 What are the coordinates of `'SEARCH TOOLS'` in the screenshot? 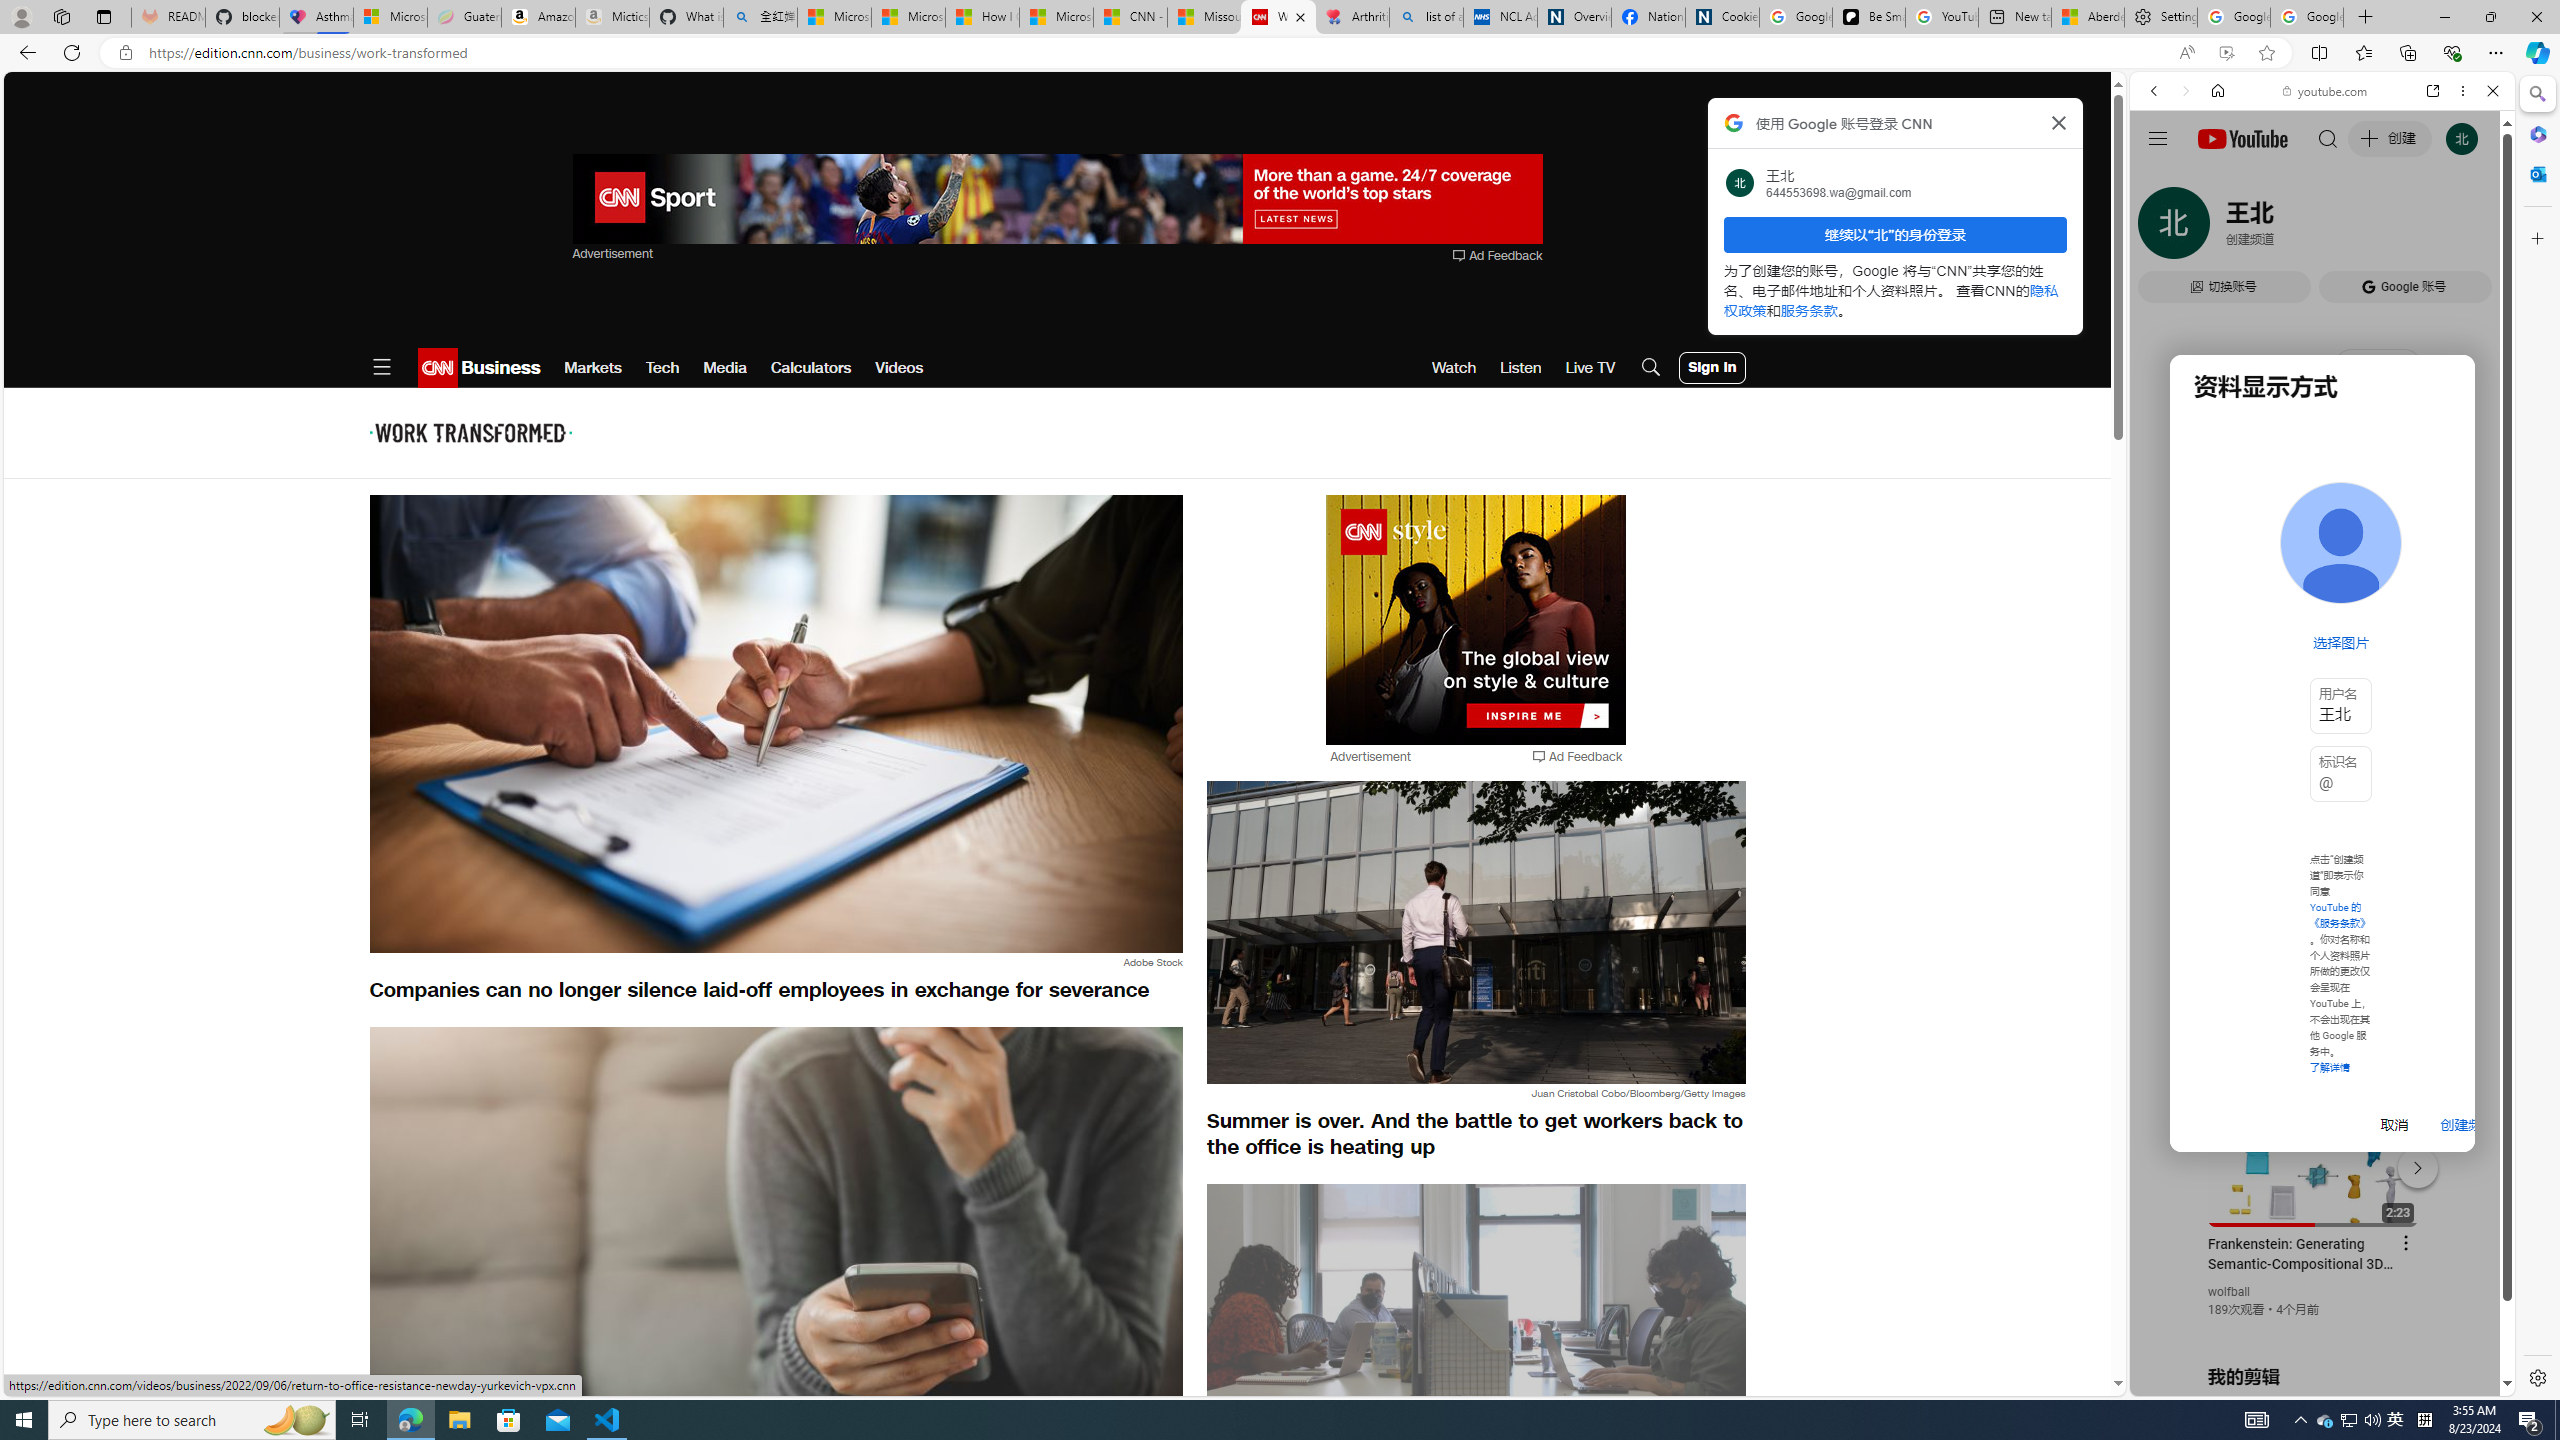 It's located at (2373, 229).